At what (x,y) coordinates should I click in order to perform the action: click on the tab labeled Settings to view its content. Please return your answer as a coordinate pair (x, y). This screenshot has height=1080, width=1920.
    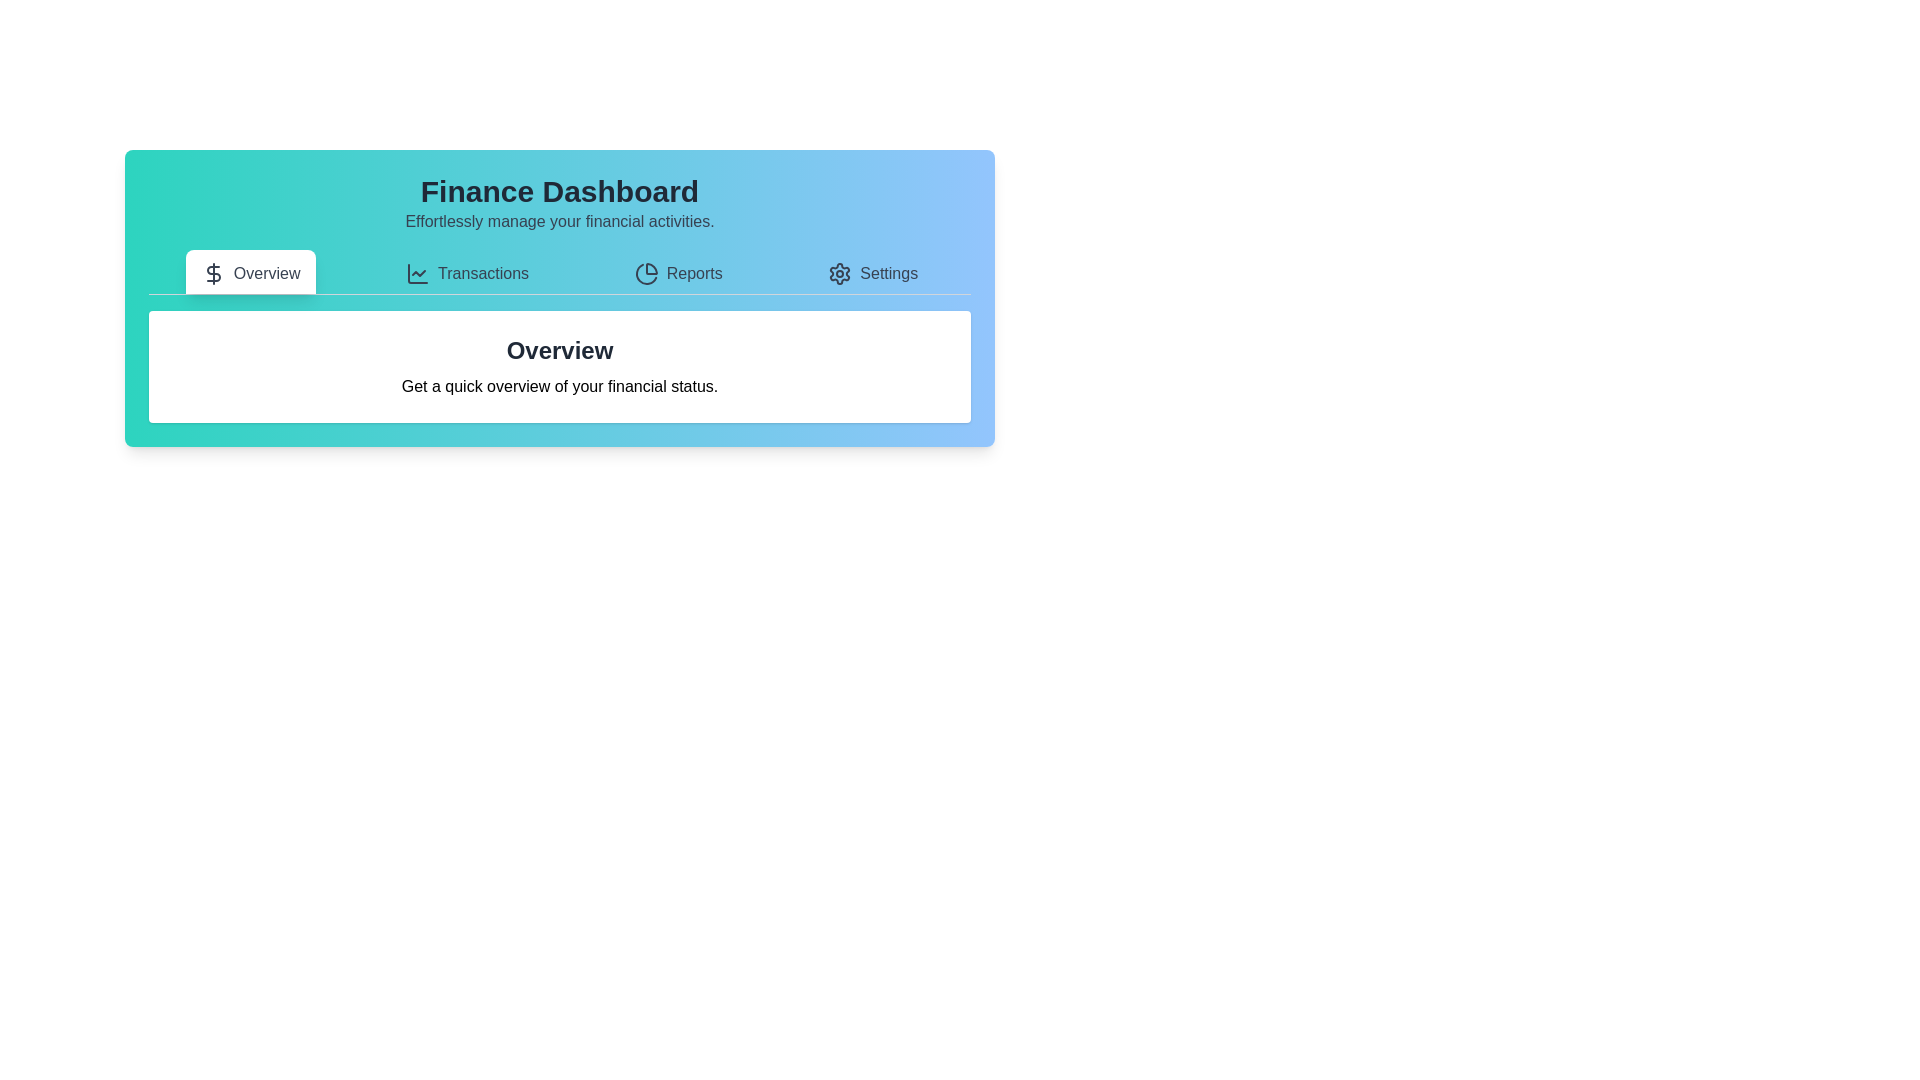
    Looking at the image, I should click on (873, 272).